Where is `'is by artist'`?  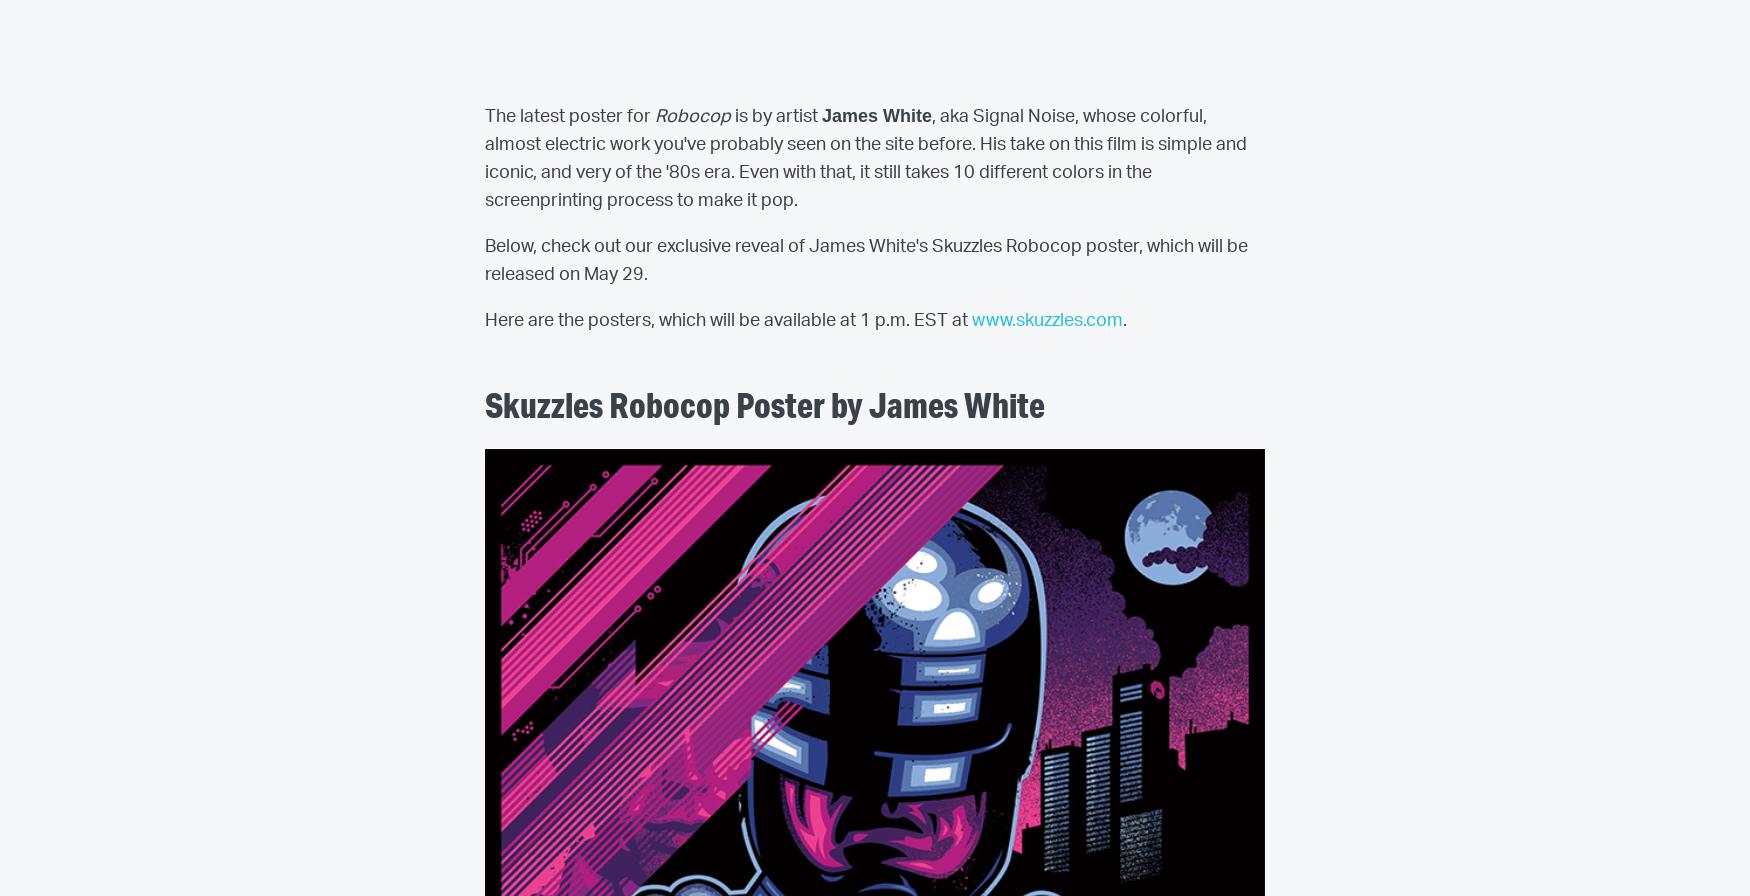 'is by artist' is located at coordinates (775, 116).